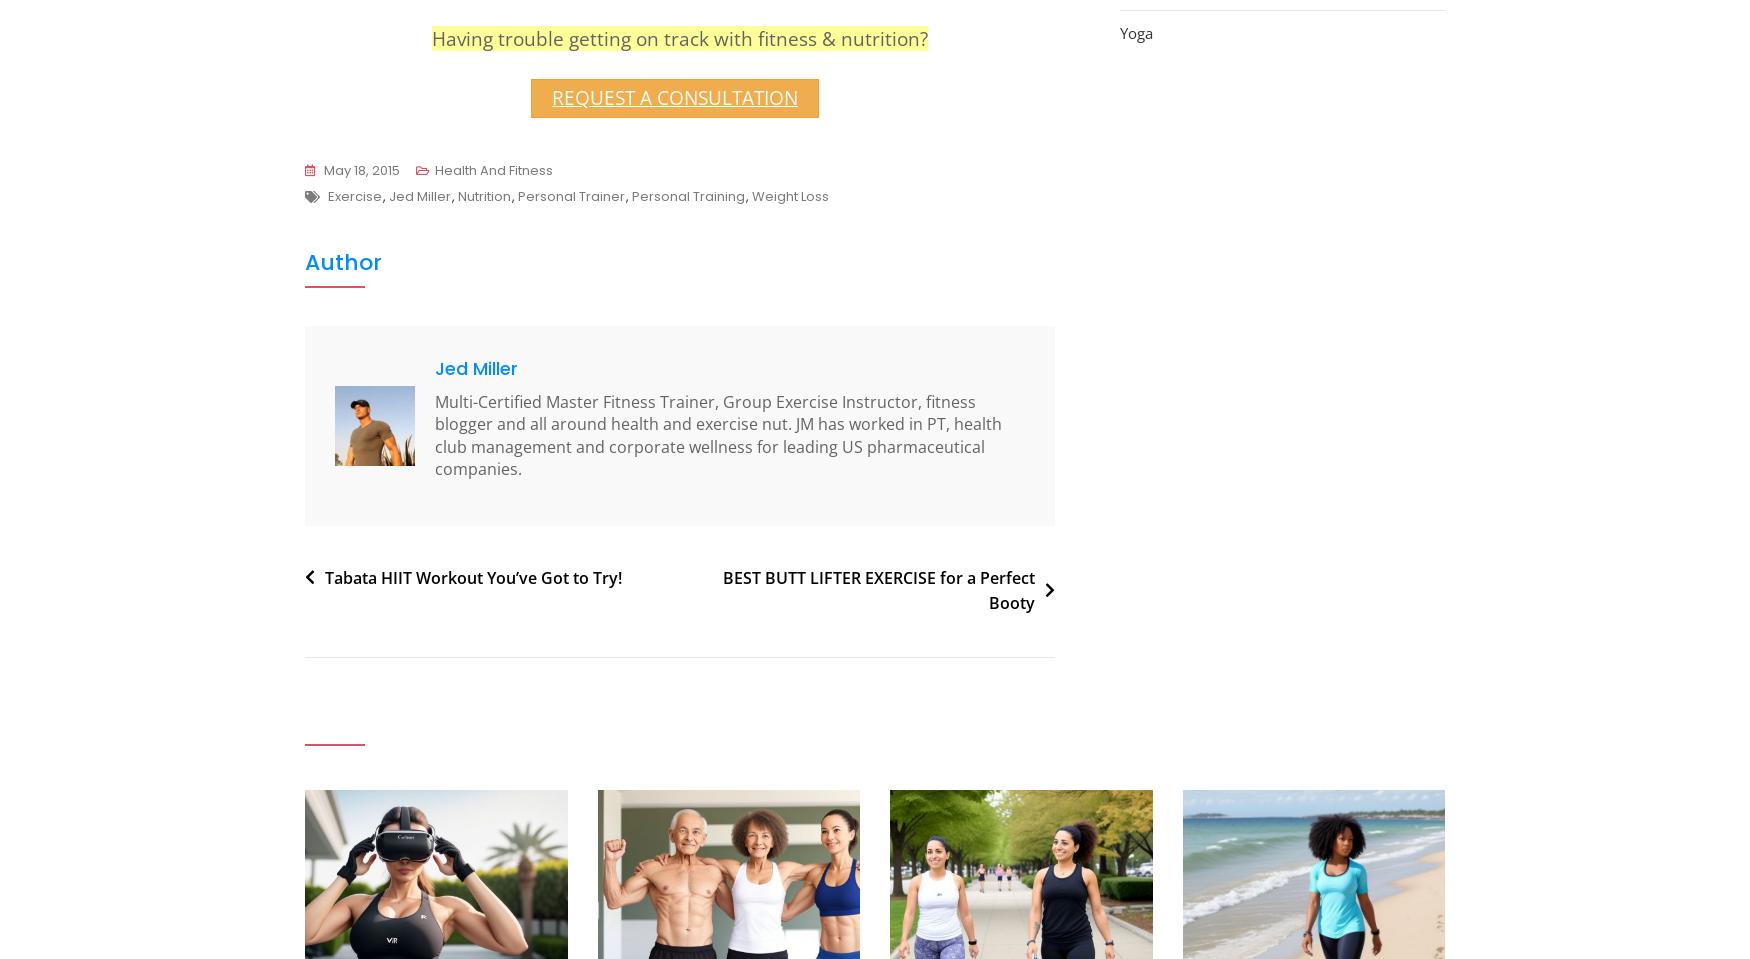 The image size is (1750, 959). I want to click on 'Yoga', so click(1135, 31).